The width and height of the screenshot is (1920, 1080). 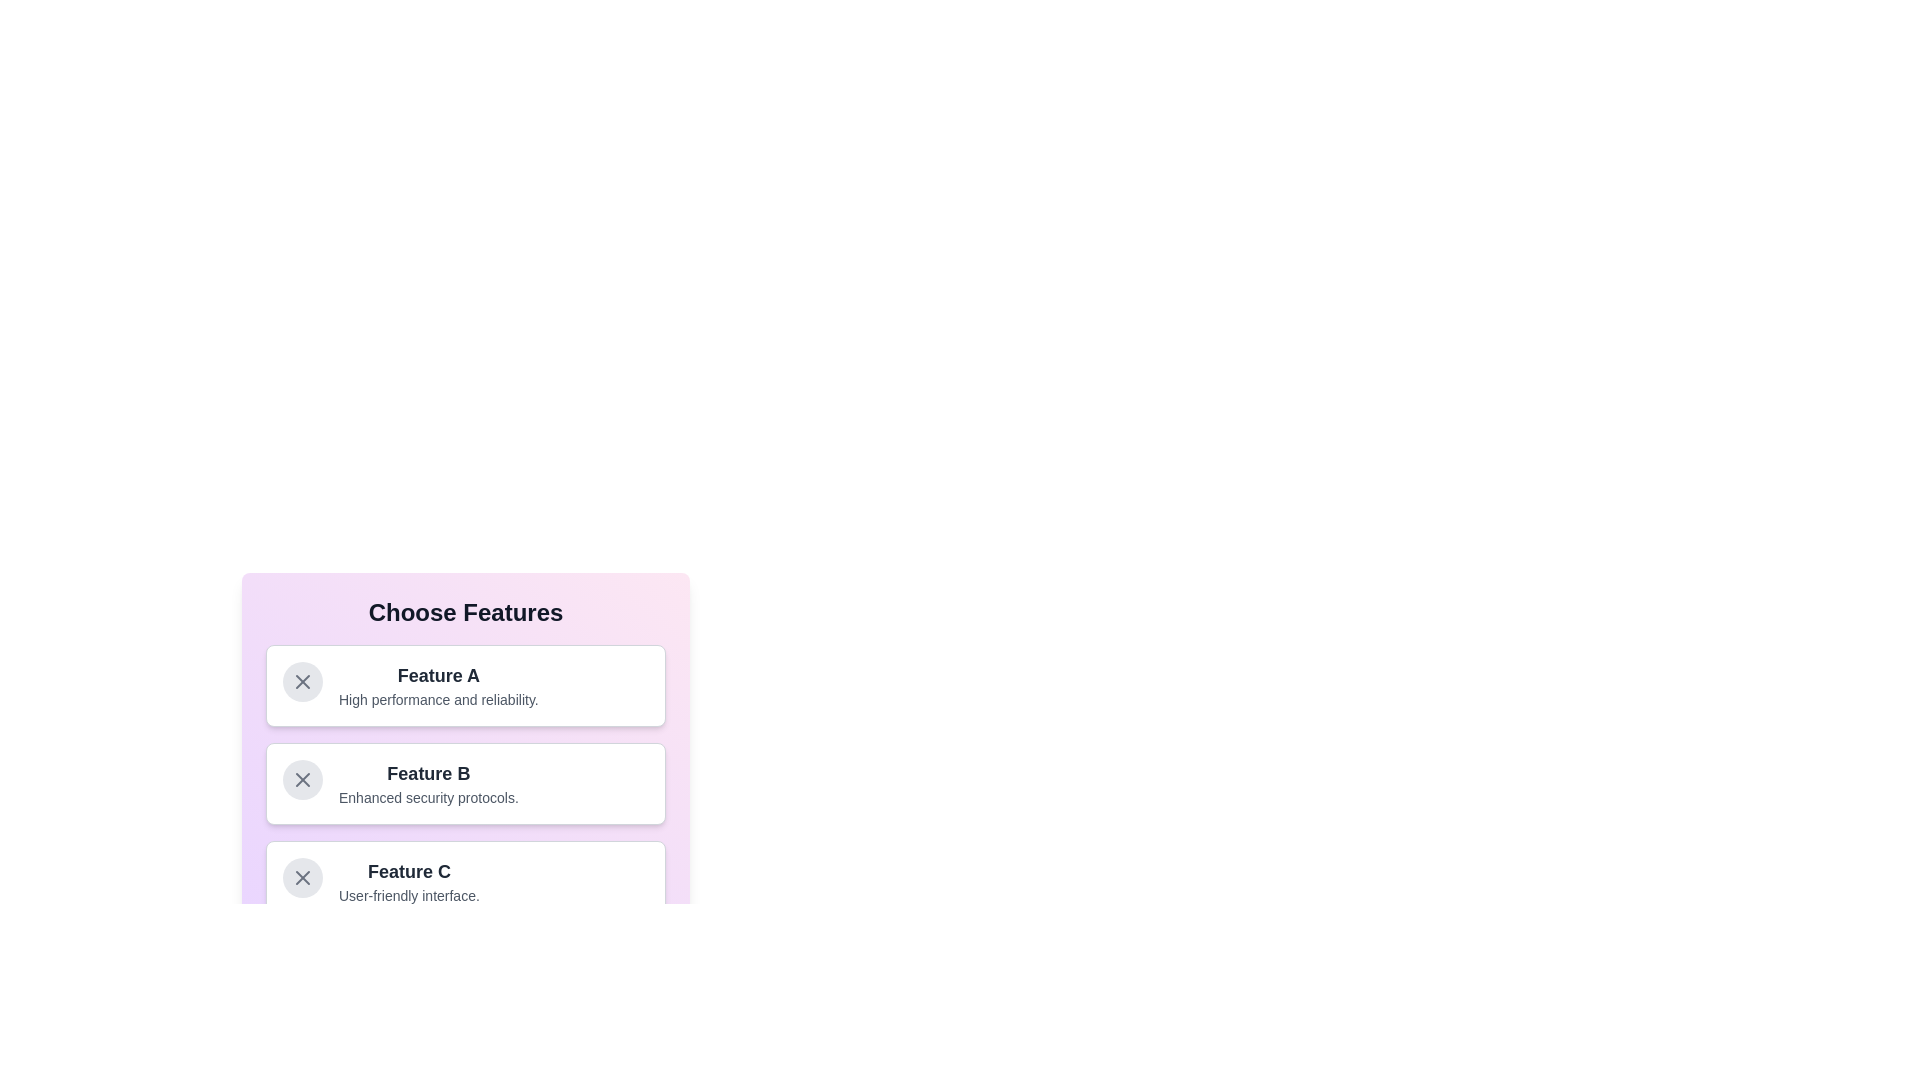 What do you see at coordinates (301, 877) in the screenshot?
I see `the cross icon` at bounding box center [301, 877].